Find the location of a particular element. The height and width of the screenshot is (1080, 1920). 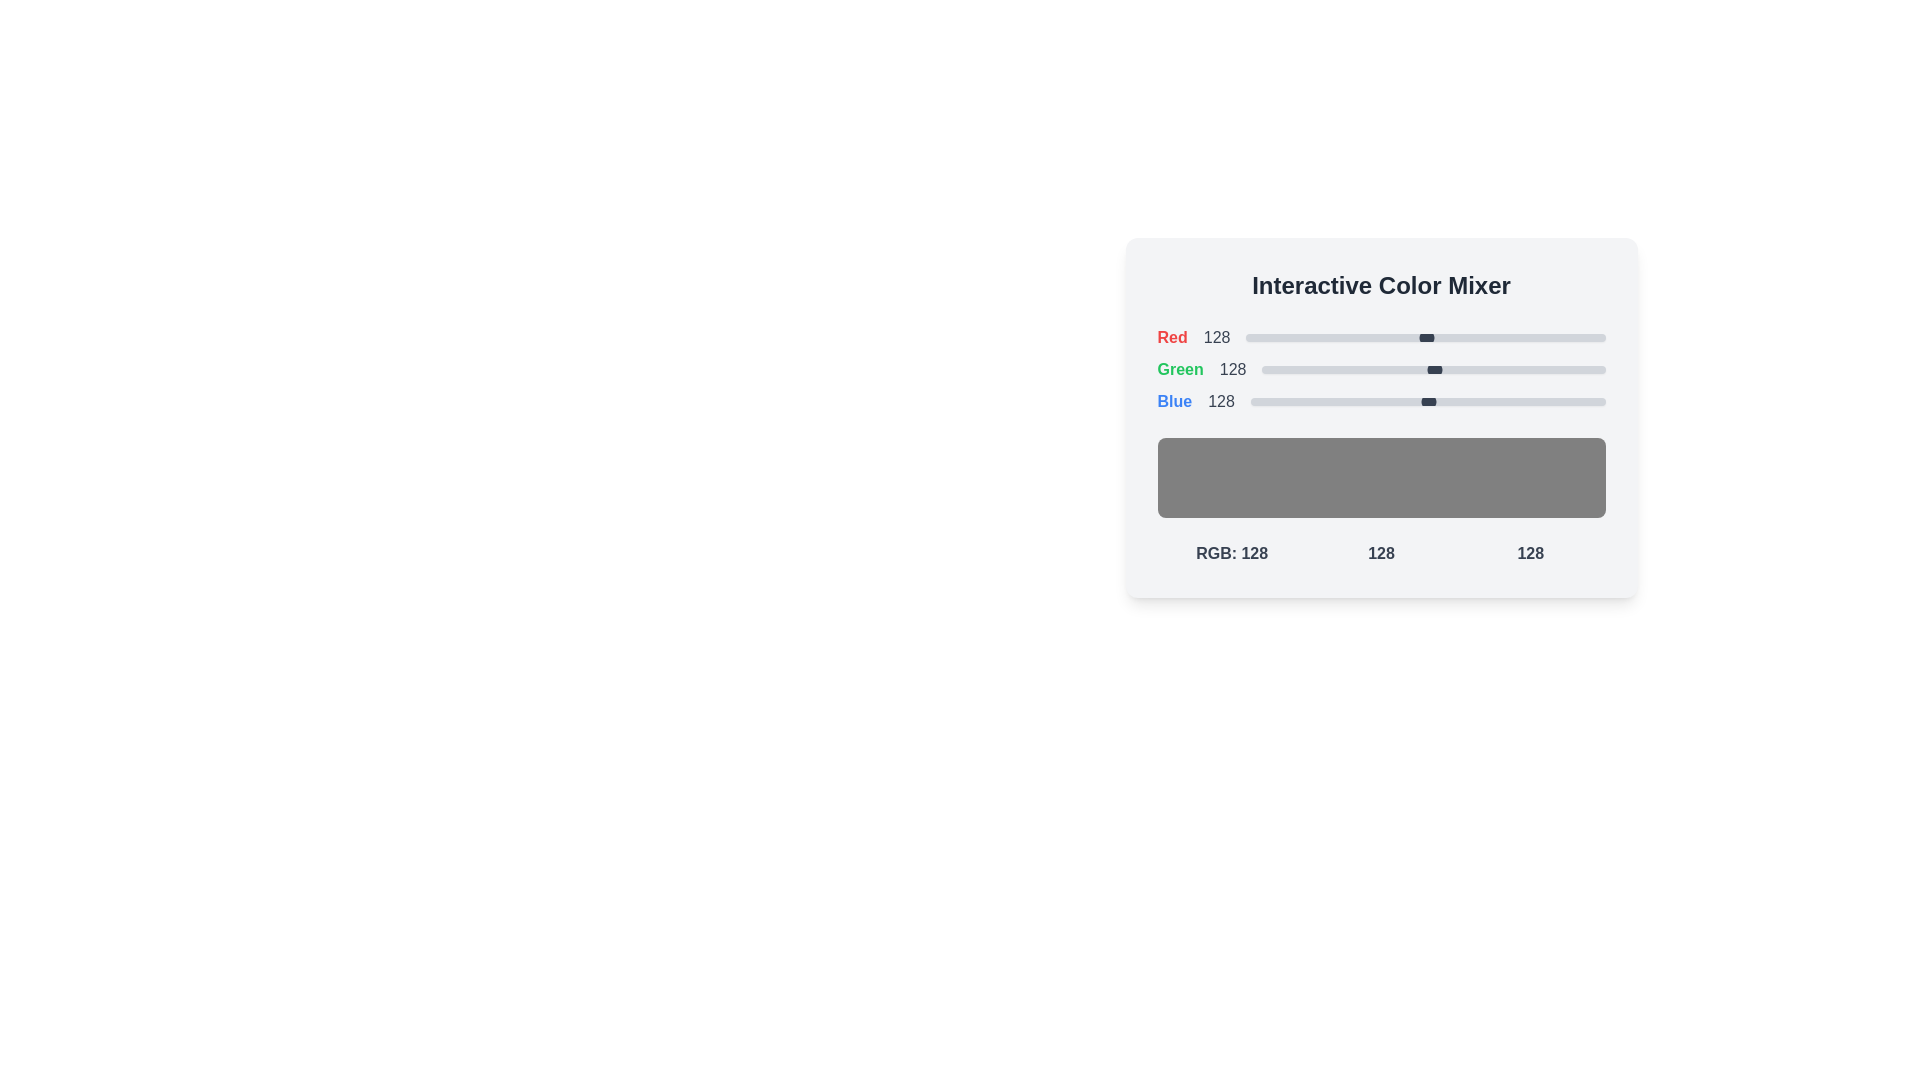

numeric text '128' displayed in a medium-weight gray font, positioned directly to the right of the green label 'Green' is located at coordinates (1232, 370).